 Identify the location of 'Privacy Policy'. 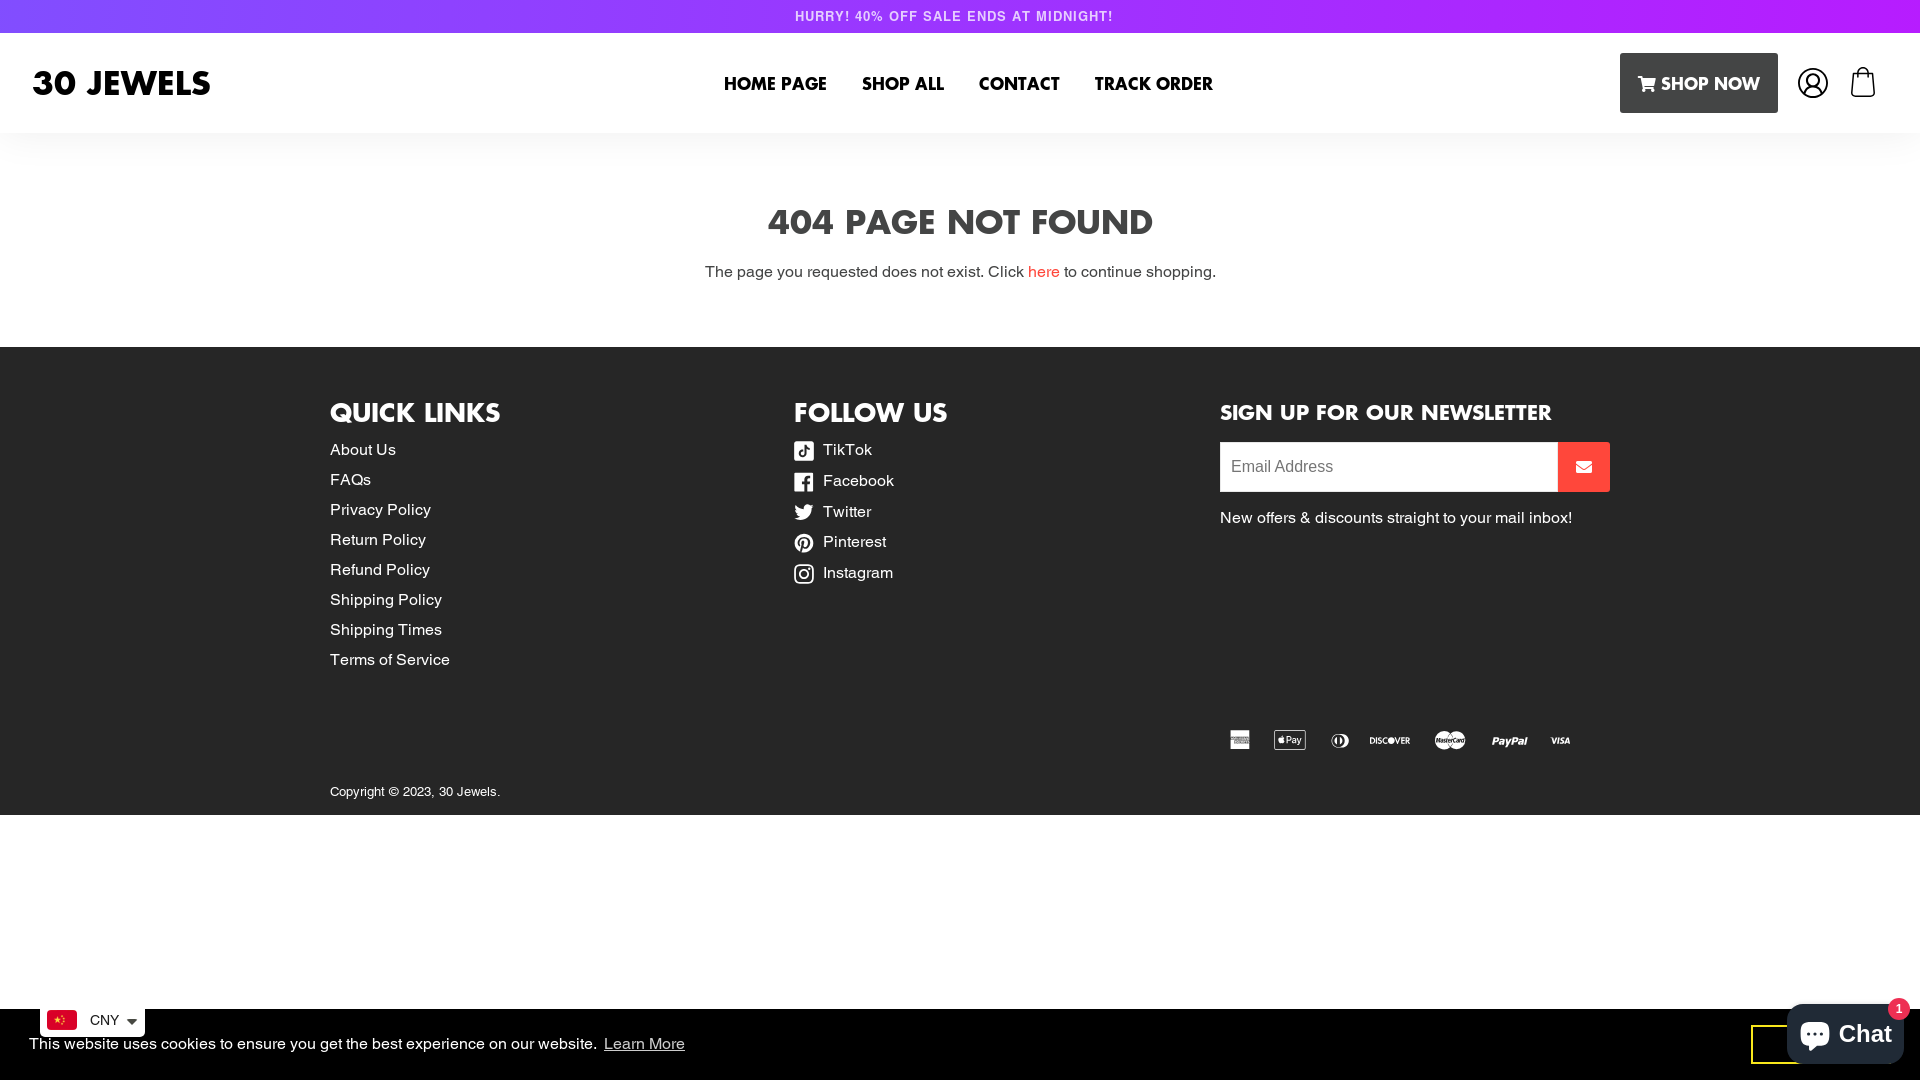
(380, 508).